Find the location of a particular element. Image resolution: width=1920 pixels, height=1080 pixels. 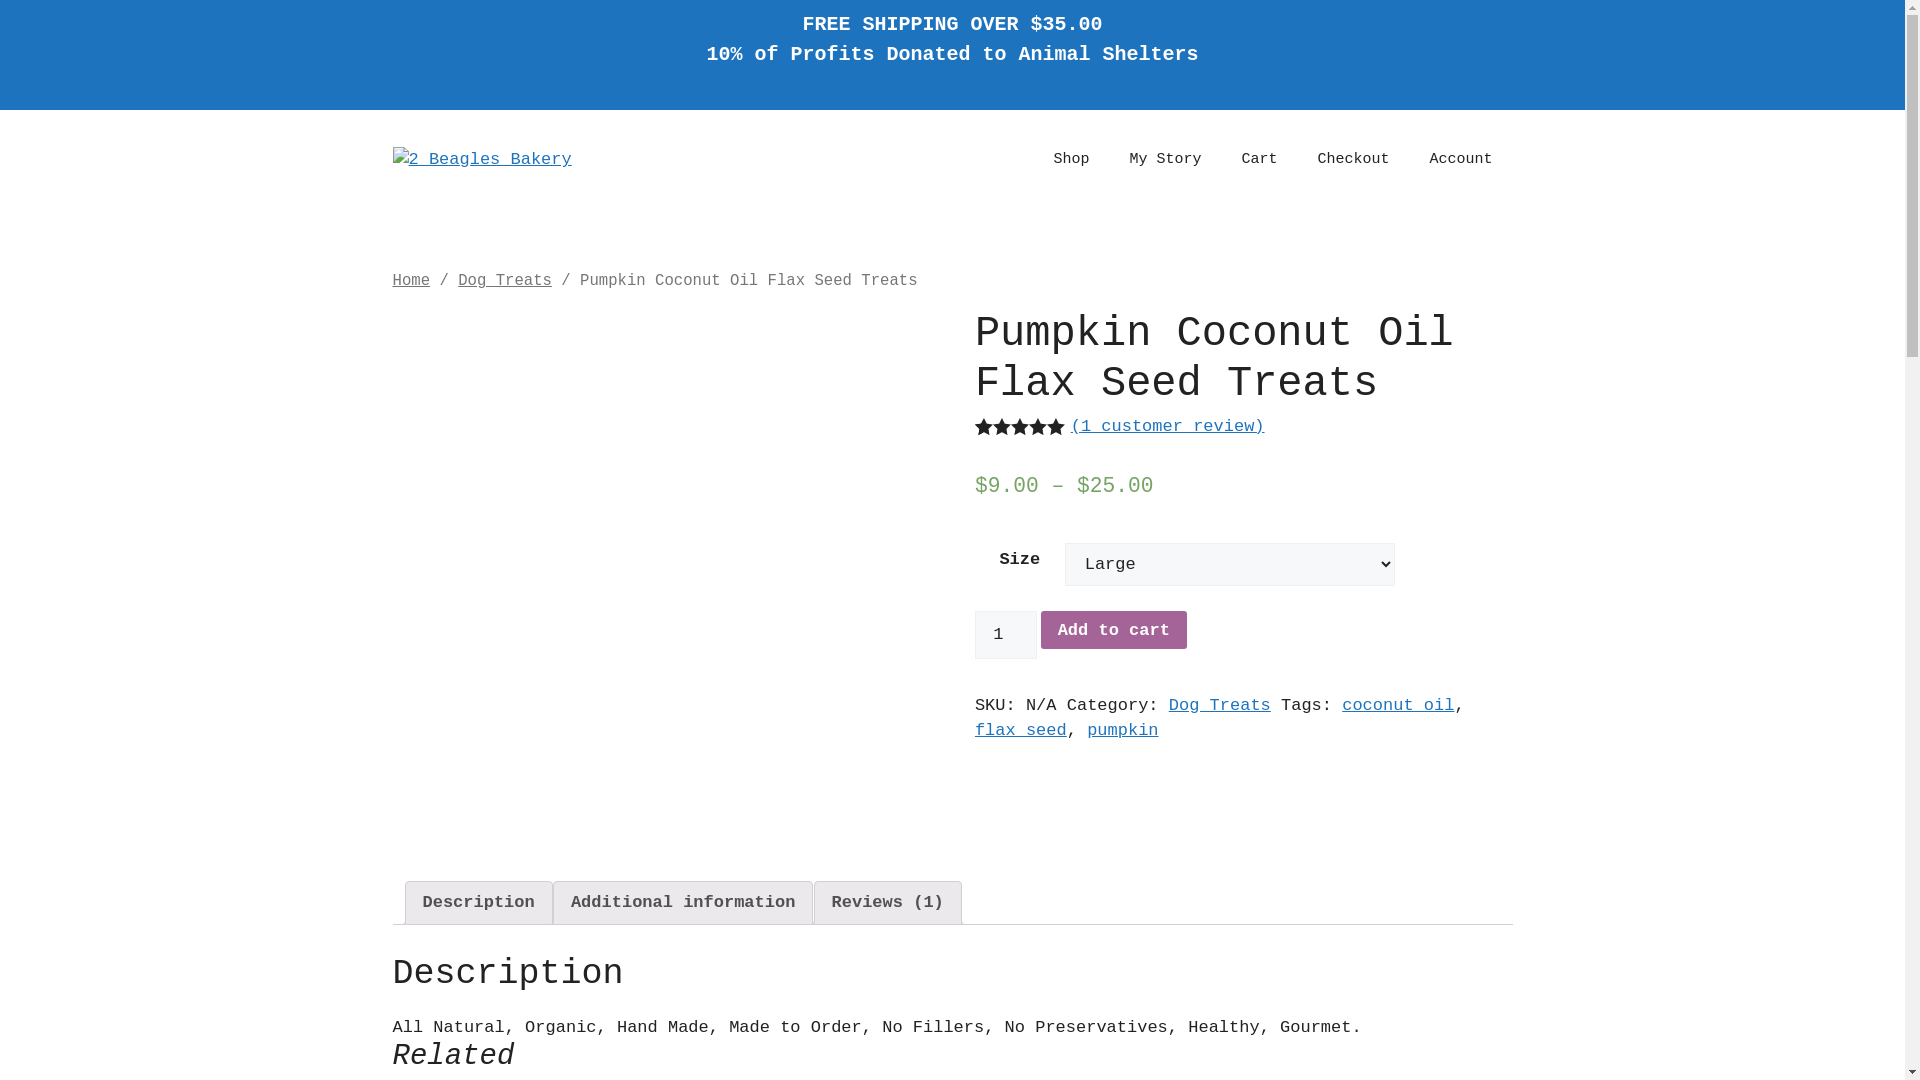

'Reviews (1)' is located at coordinates (887, 903).